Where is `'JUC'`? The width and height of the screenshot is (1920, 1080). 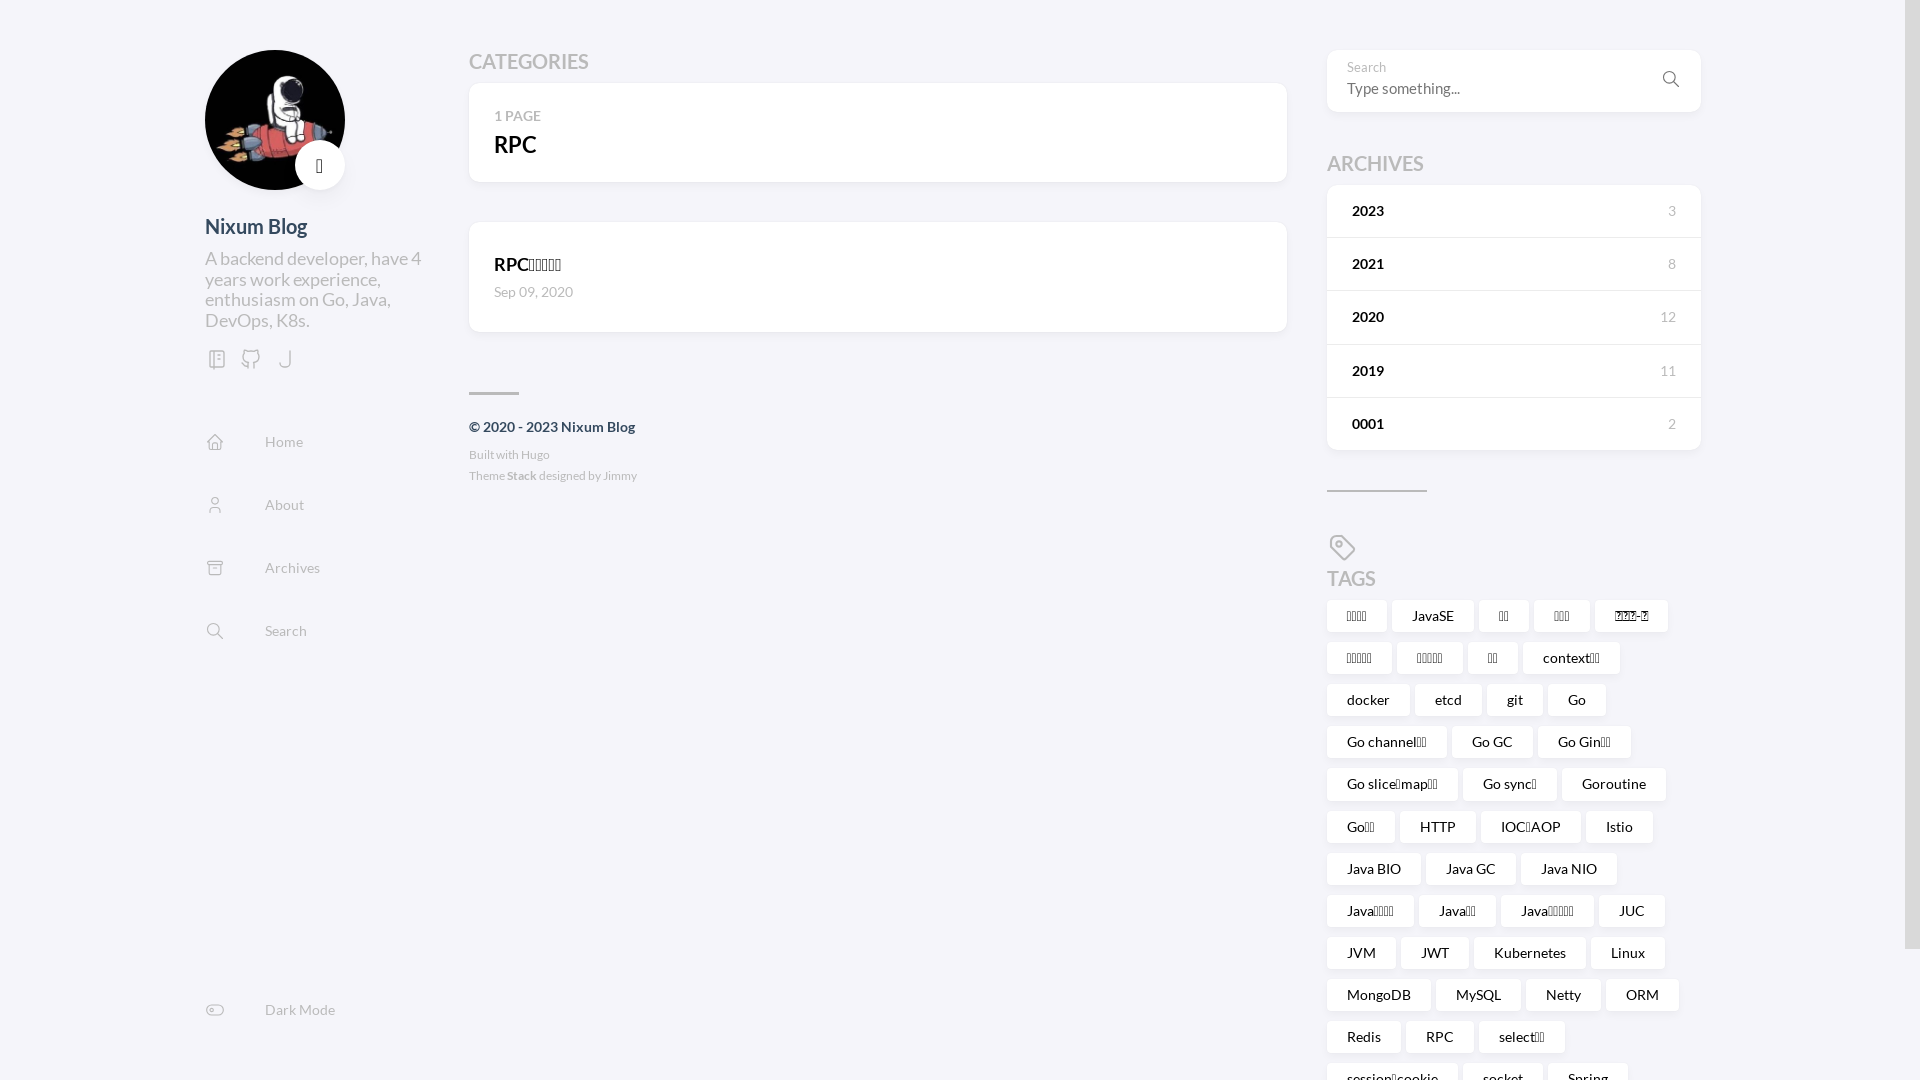 'JUC' is located at coordinates (1632, 910).